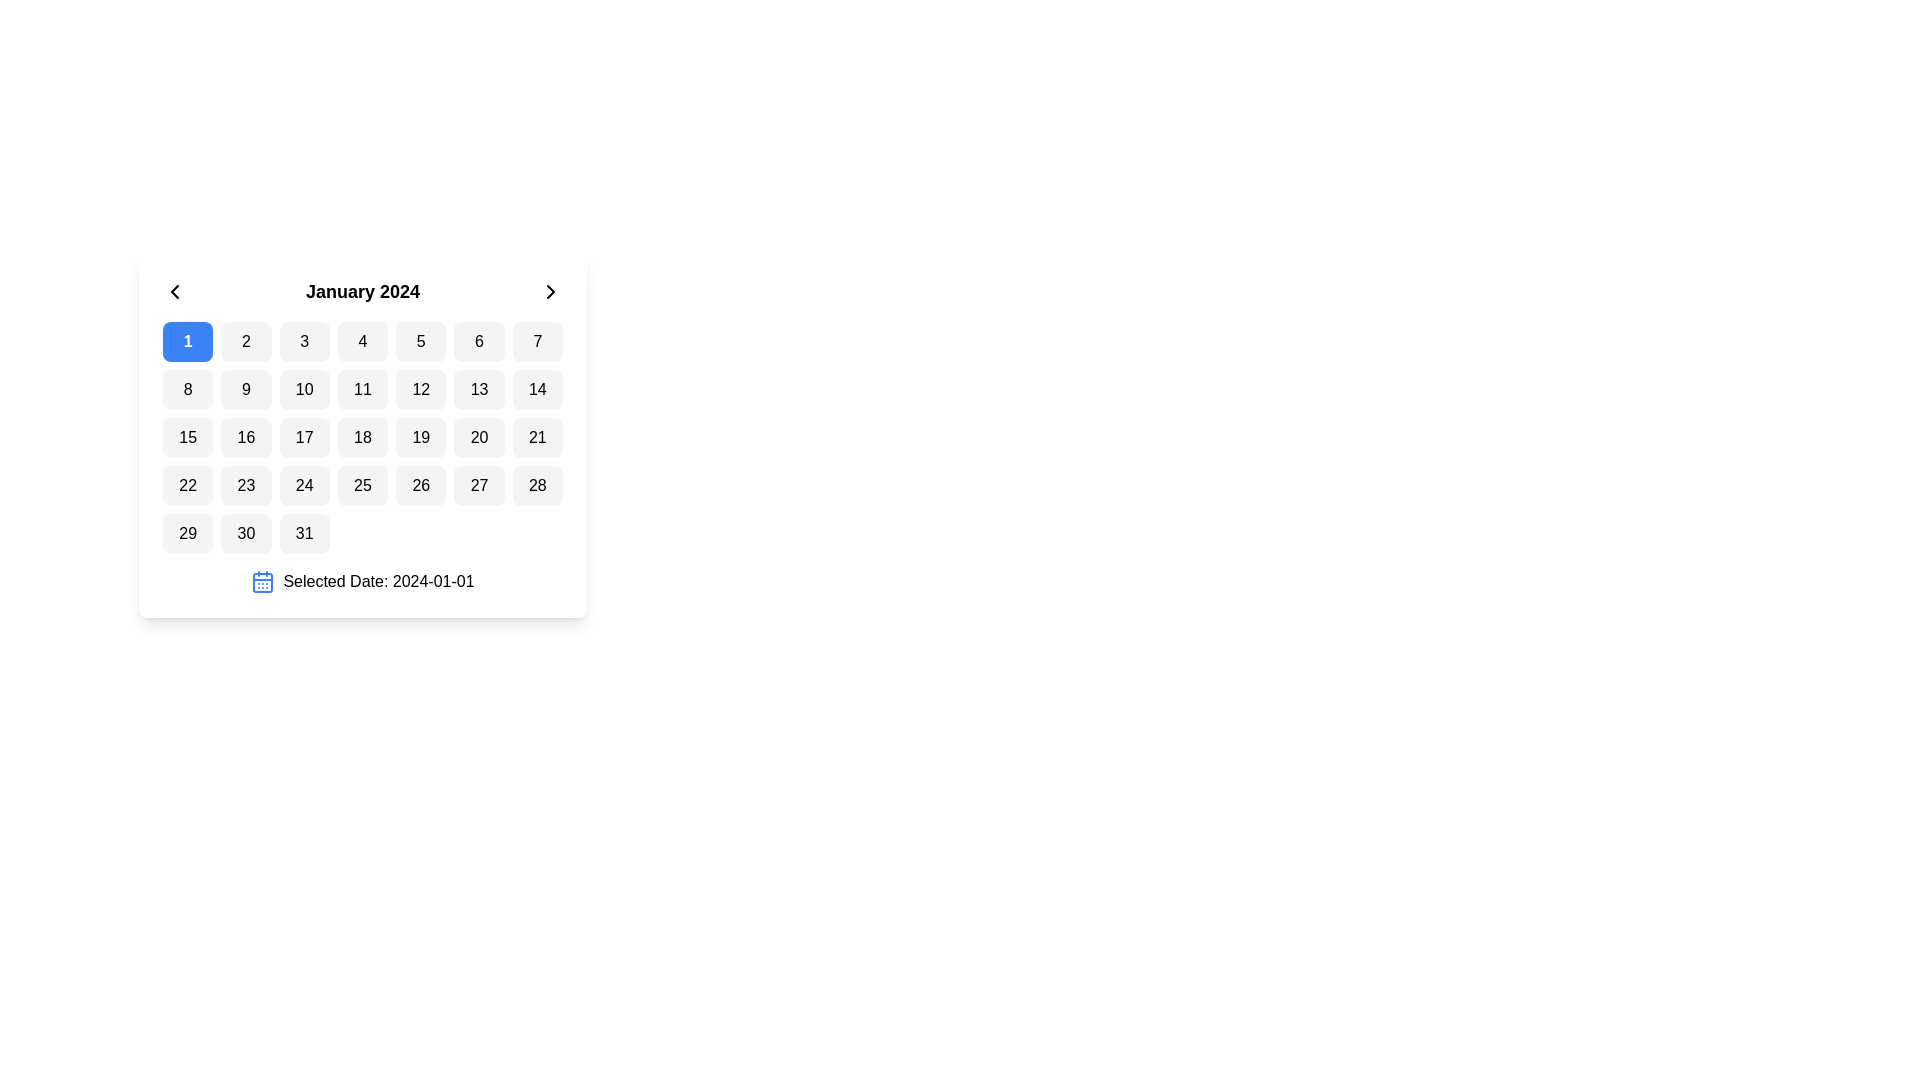 The image size is (1920, 1080). What do you see at coordinates (363, 437) in the screenshot?
I see `the calendar day button representing '18'` at bounding box center [363, 437].